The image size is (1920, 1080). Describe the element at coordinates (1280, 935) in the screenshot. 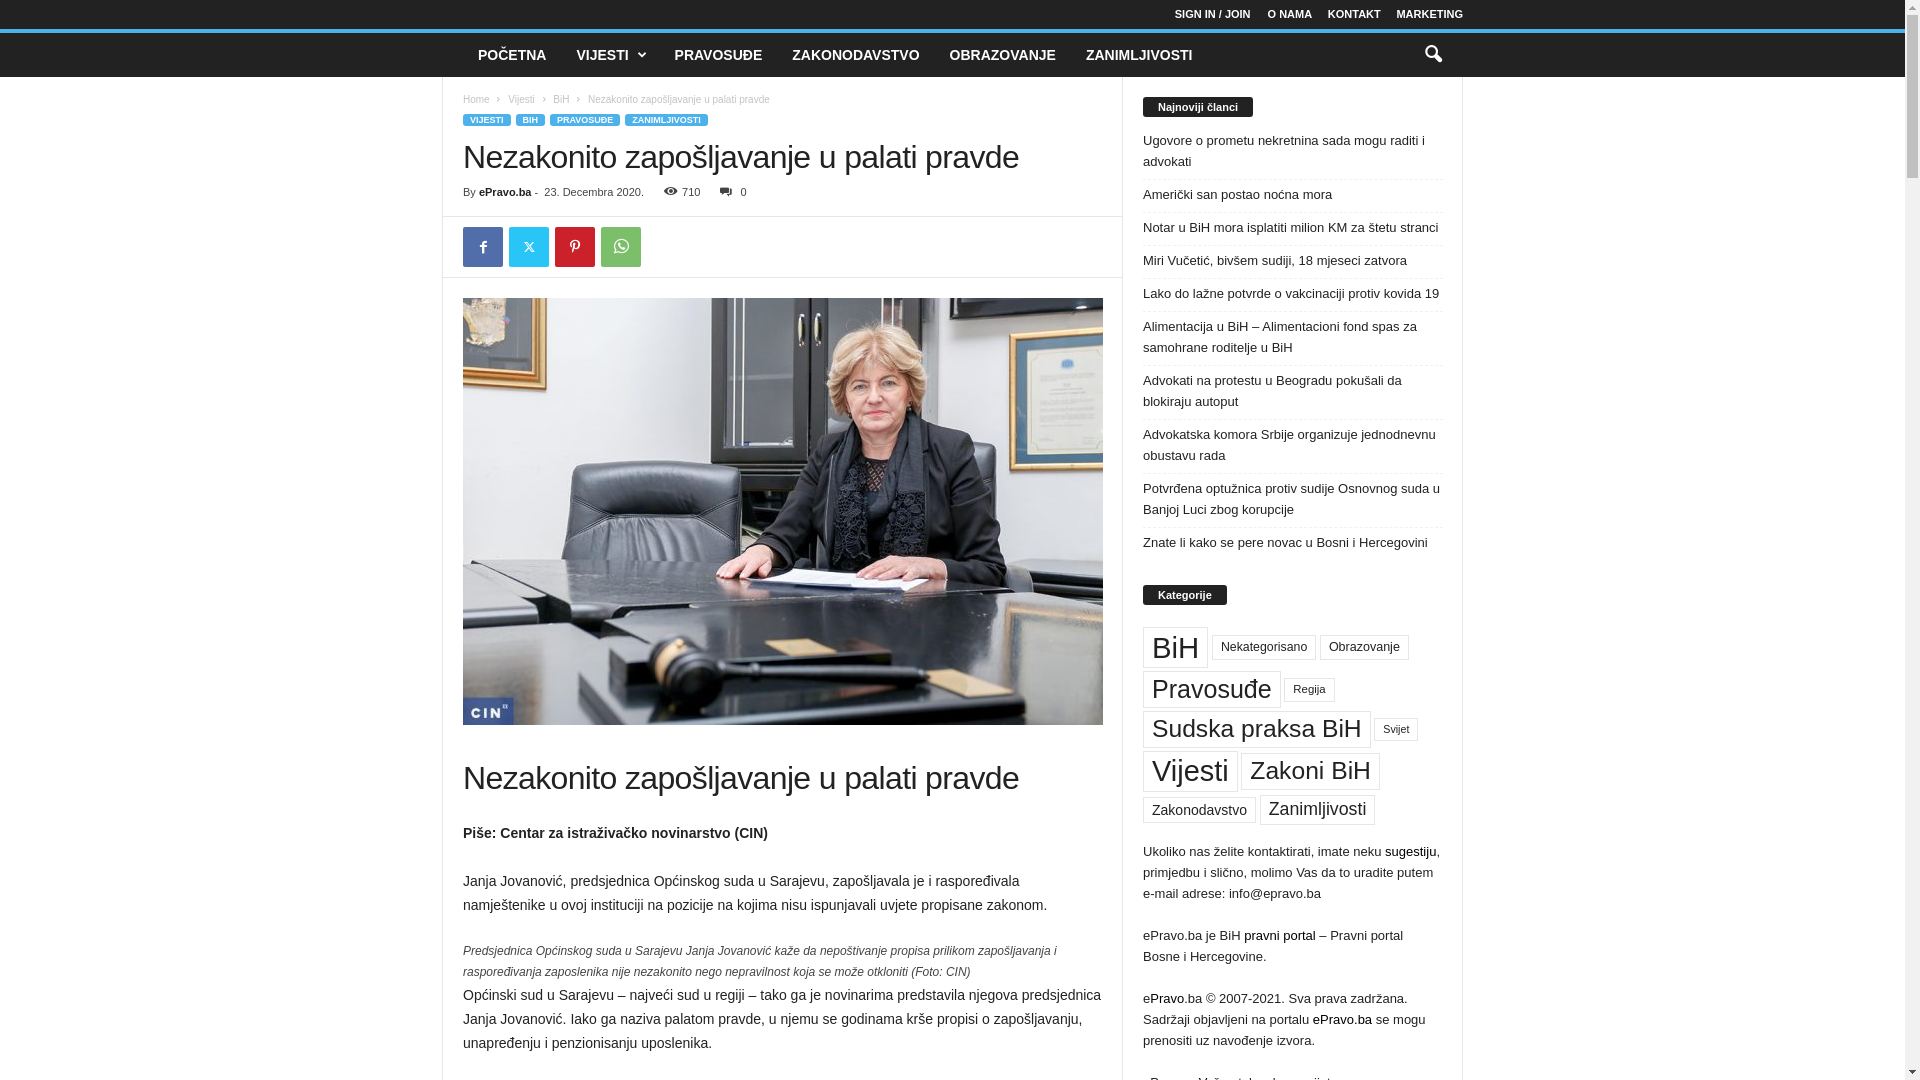

I see `'pravni portal'` at that location.